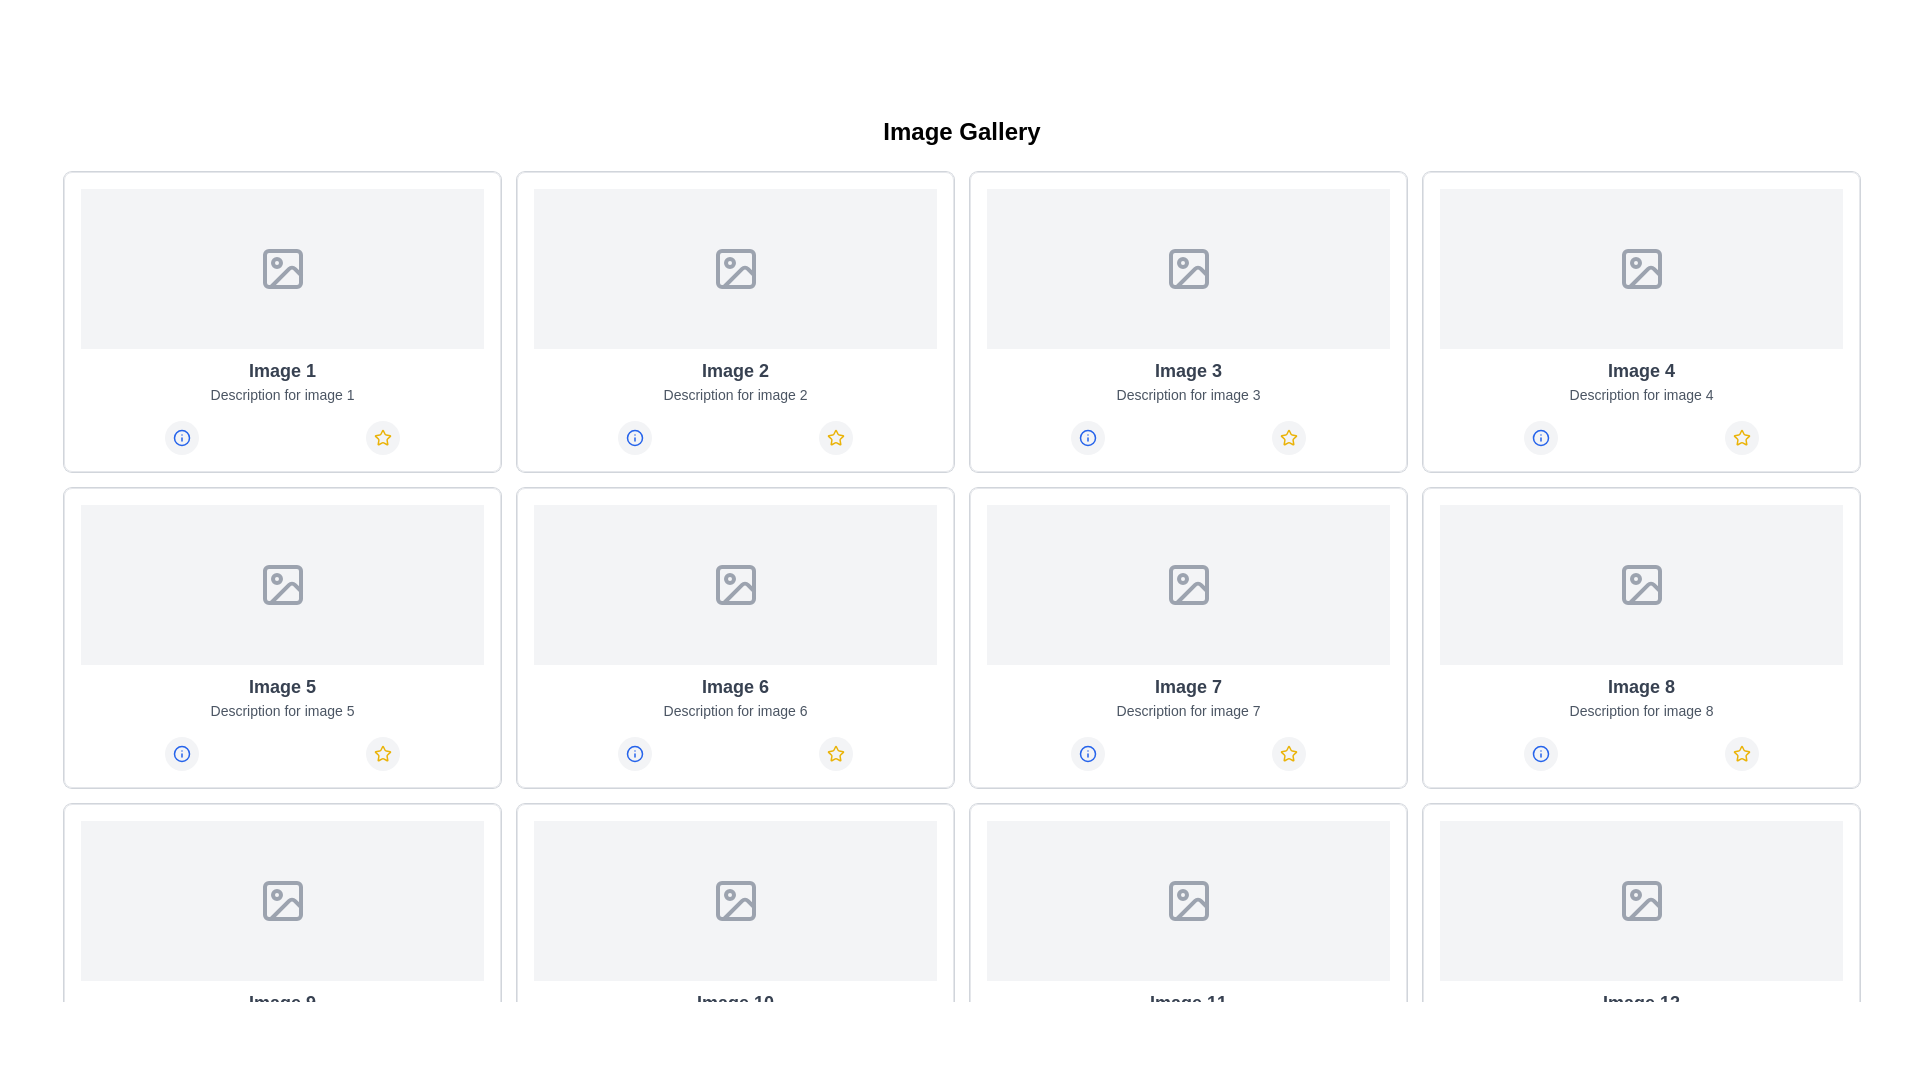 This screenshot has width=1920, height=1080. Describe the element at coordinates (1641, 394) in the screenshot. I see `text element that displays 'Description for image 4', which is styled in gray and positioned below the title 'Image 4' in the fourth card of the grid layout` at that location.